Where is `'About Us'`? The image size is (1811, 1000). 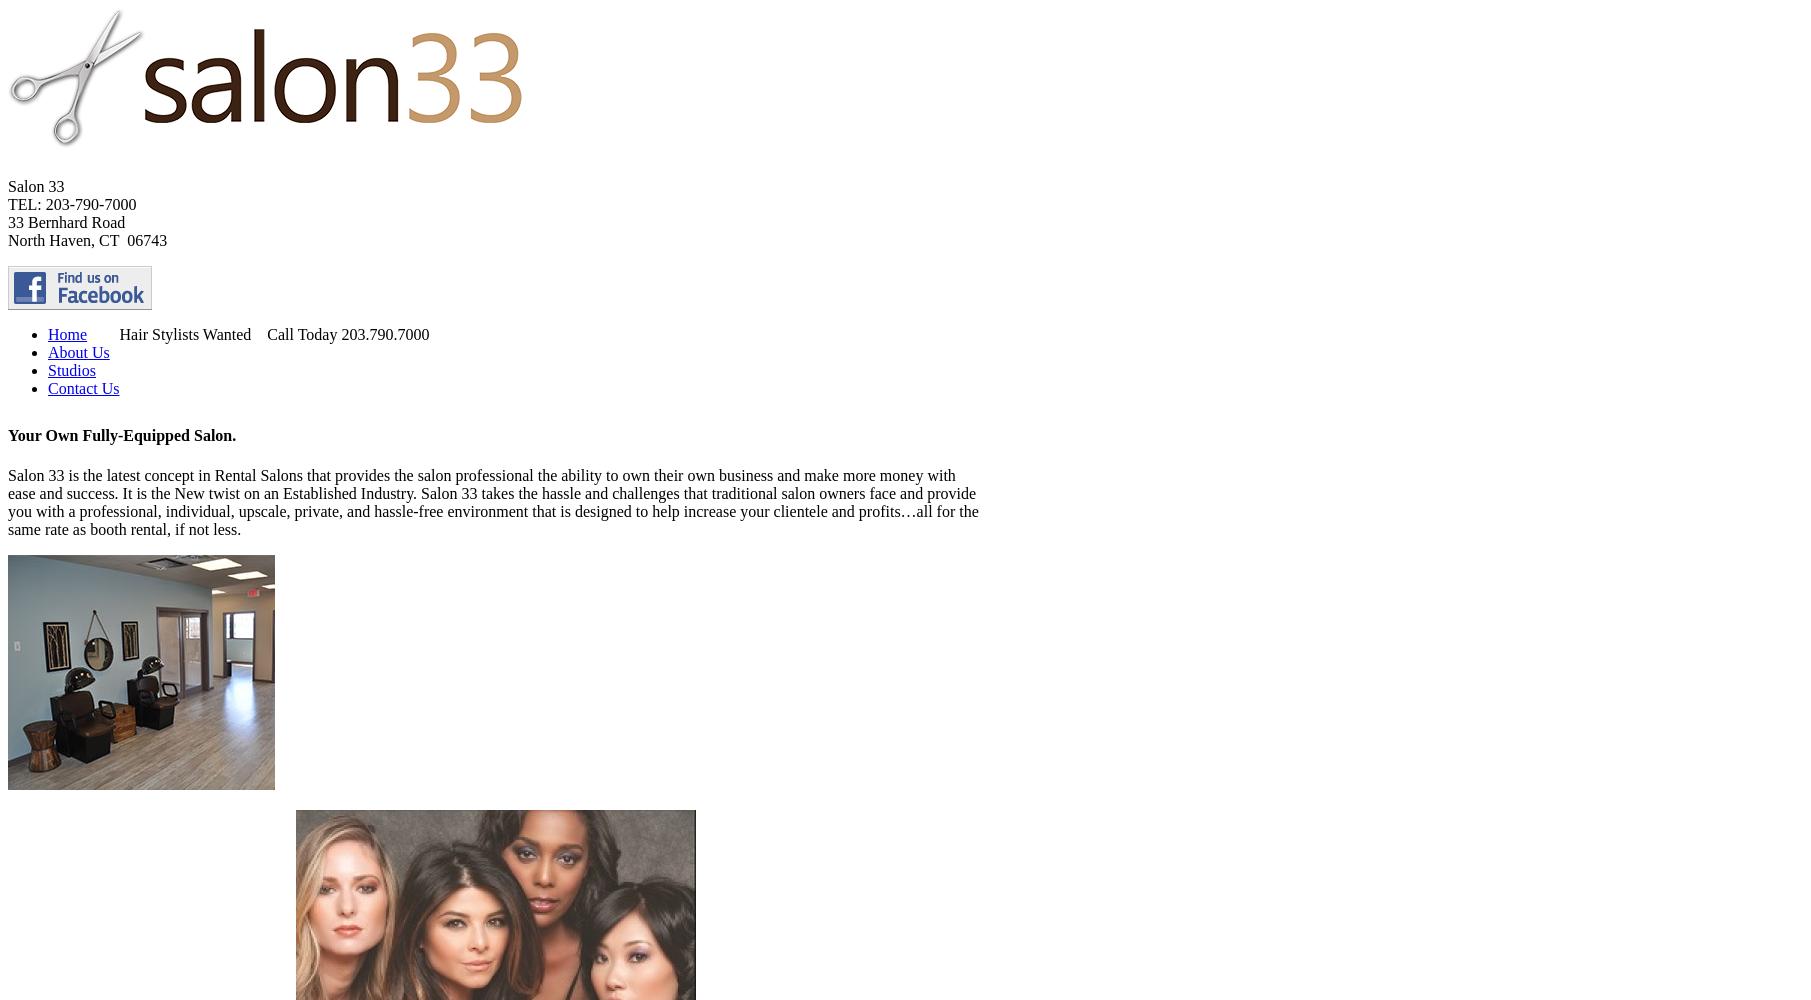 'About Us' is located at coordinates (78, 351).